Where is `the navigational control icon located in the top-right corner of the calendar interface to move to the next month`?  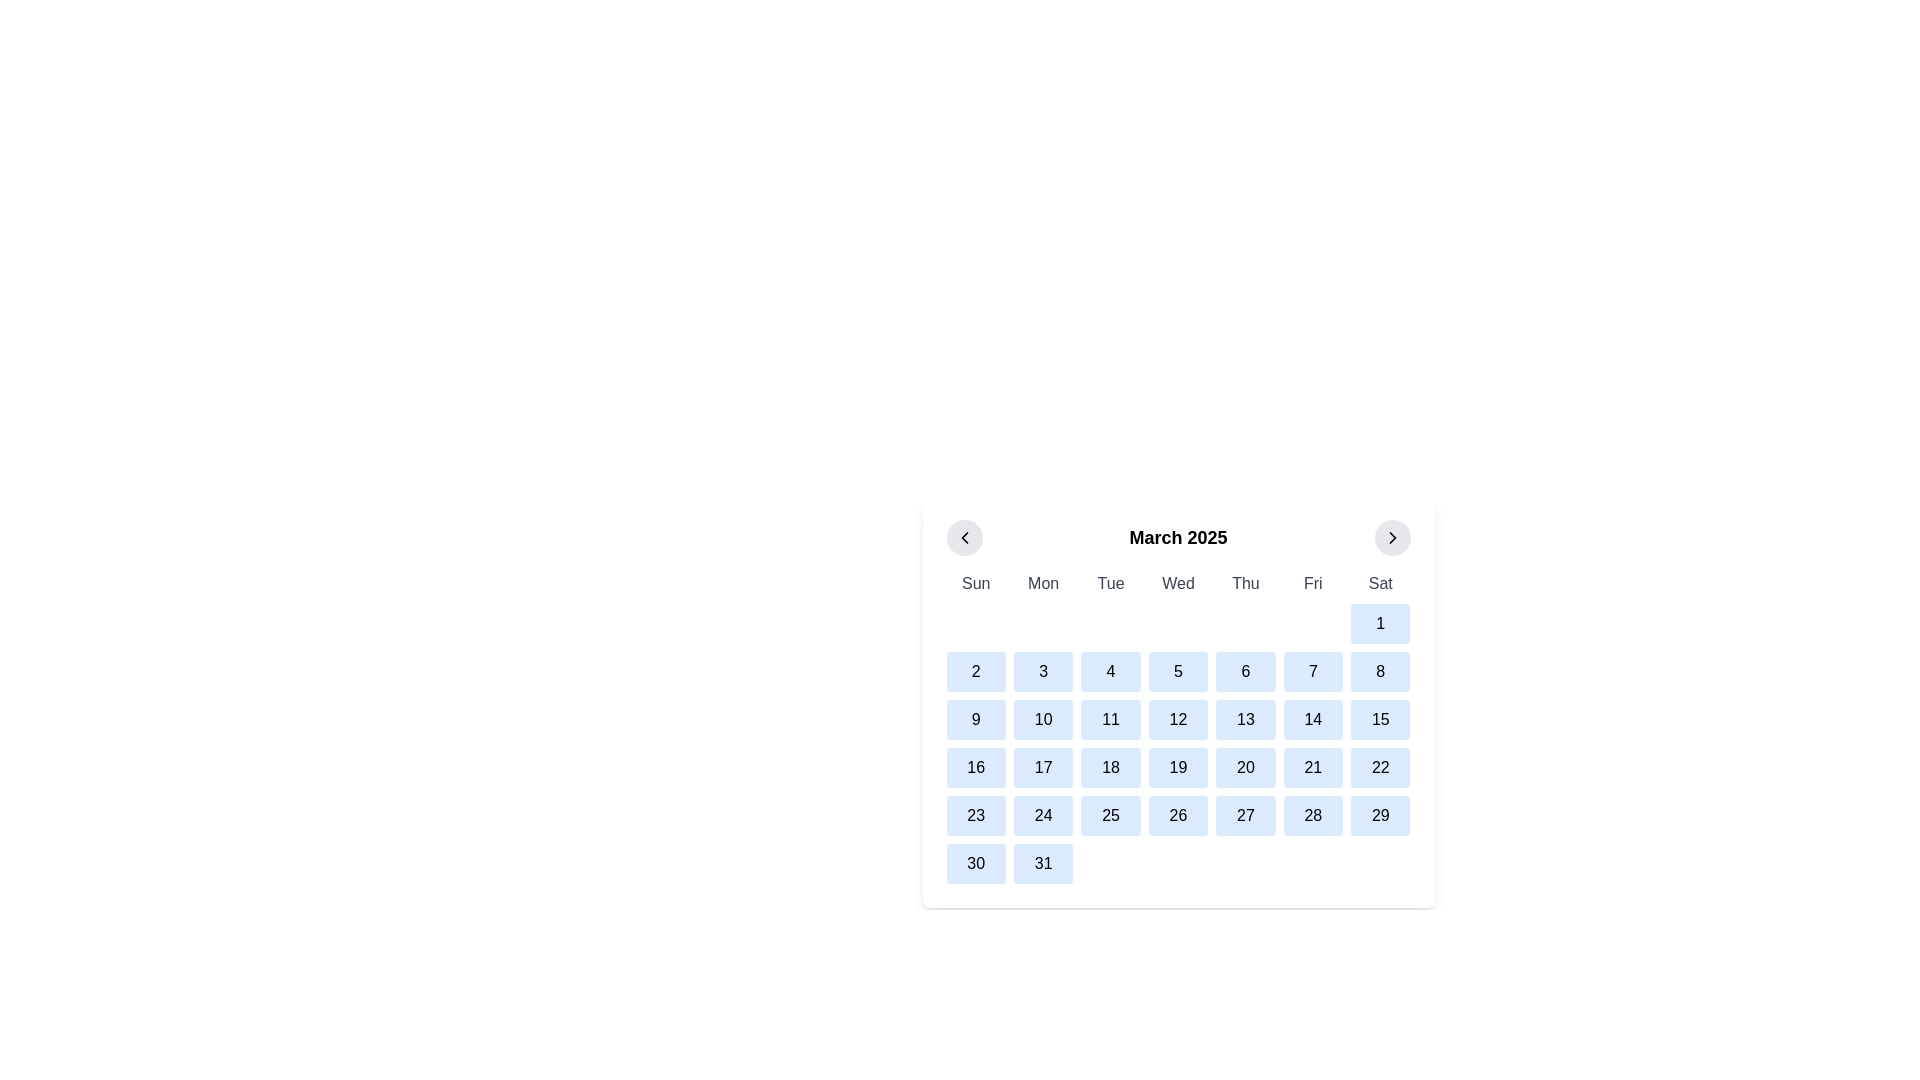
the navigational control icon located in the top-right corner of the calendar interface to move to the next month is located at coordinates (1391, 536).